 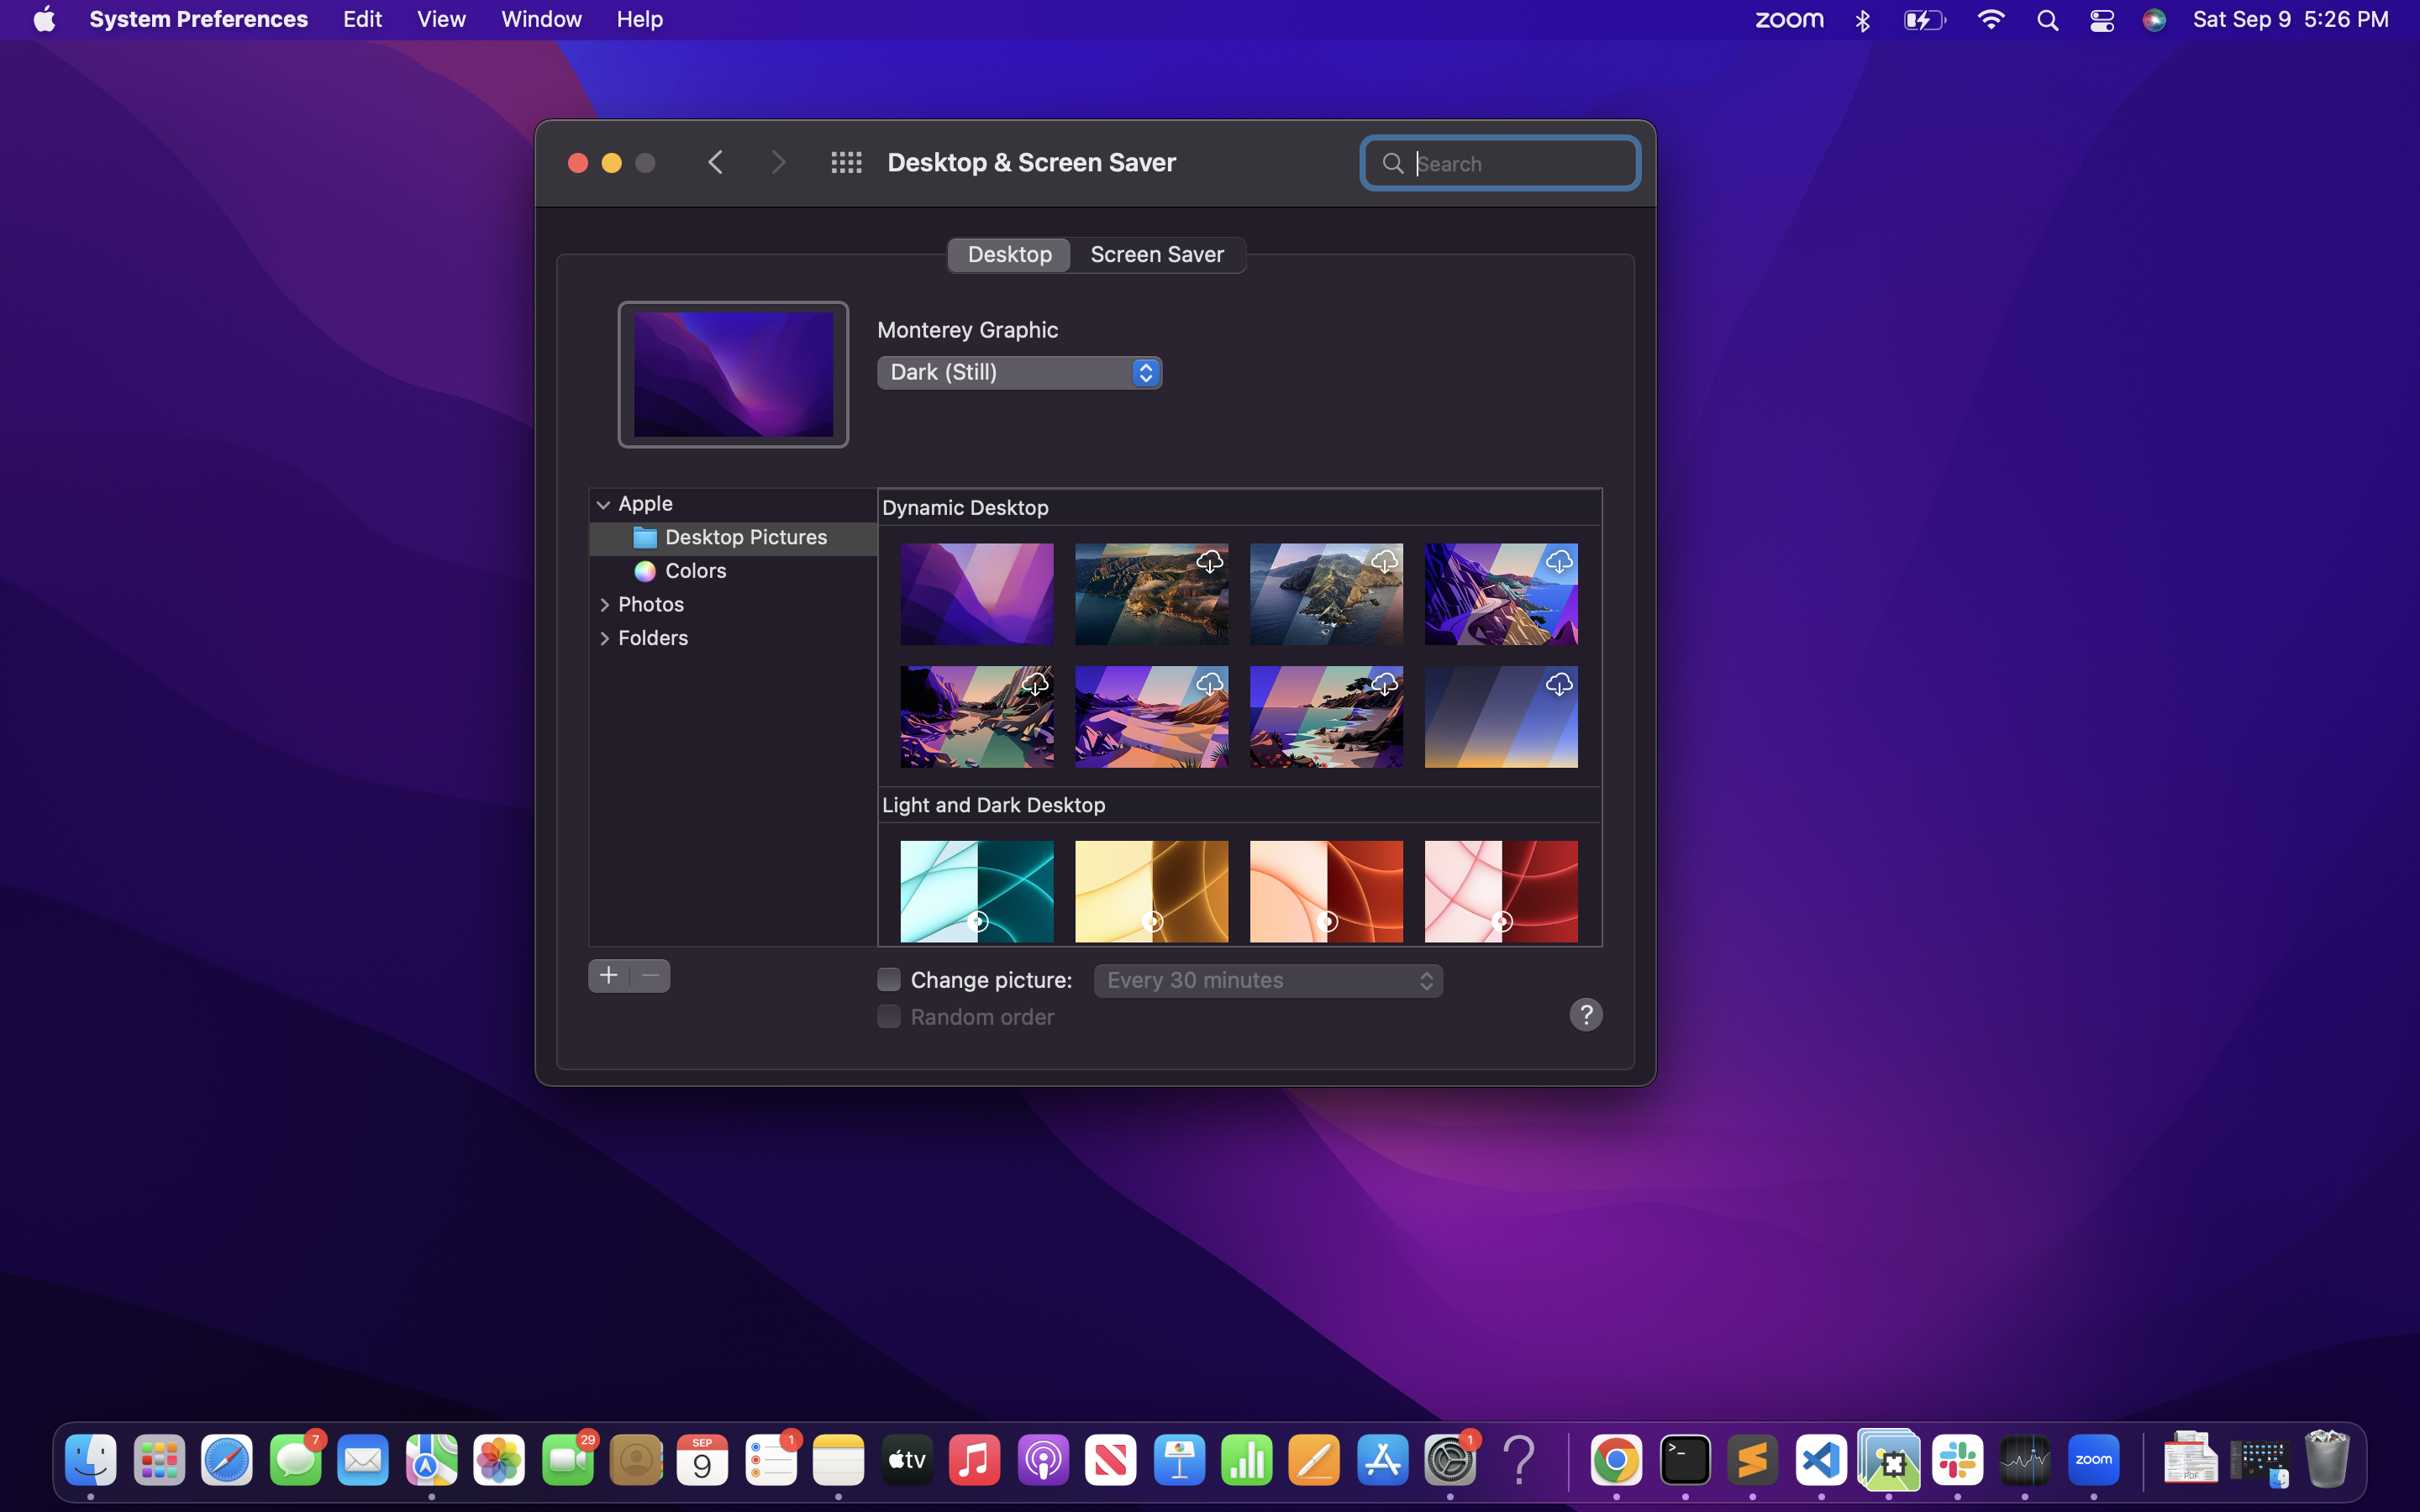 I want to click on a new file container, so click(x=612, y=974).